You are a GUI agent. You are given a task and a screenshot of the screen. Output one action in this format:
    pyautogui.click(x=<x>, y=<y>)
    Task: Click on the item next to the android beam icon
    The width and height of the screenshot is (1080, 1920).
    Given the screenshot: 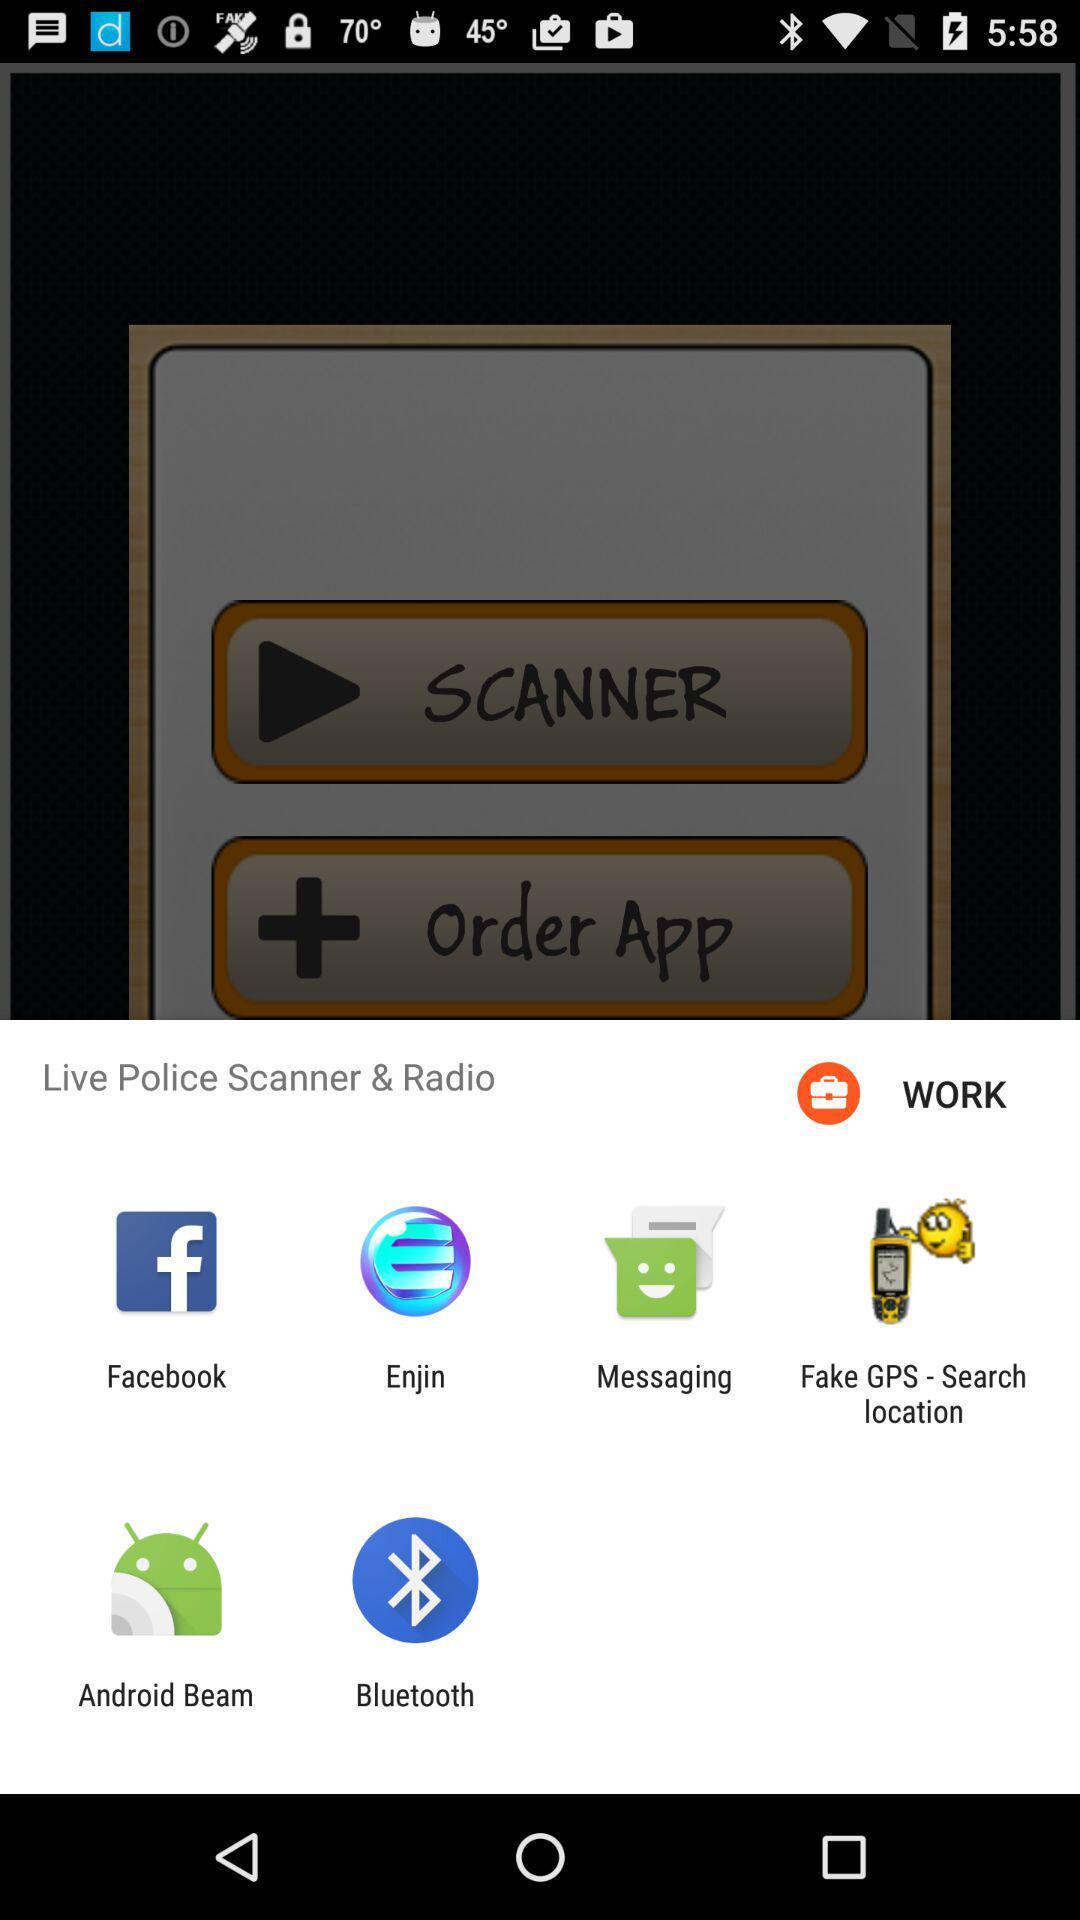 What is the action you would take?
    pyautogui.click(x=414, y=1711)
    